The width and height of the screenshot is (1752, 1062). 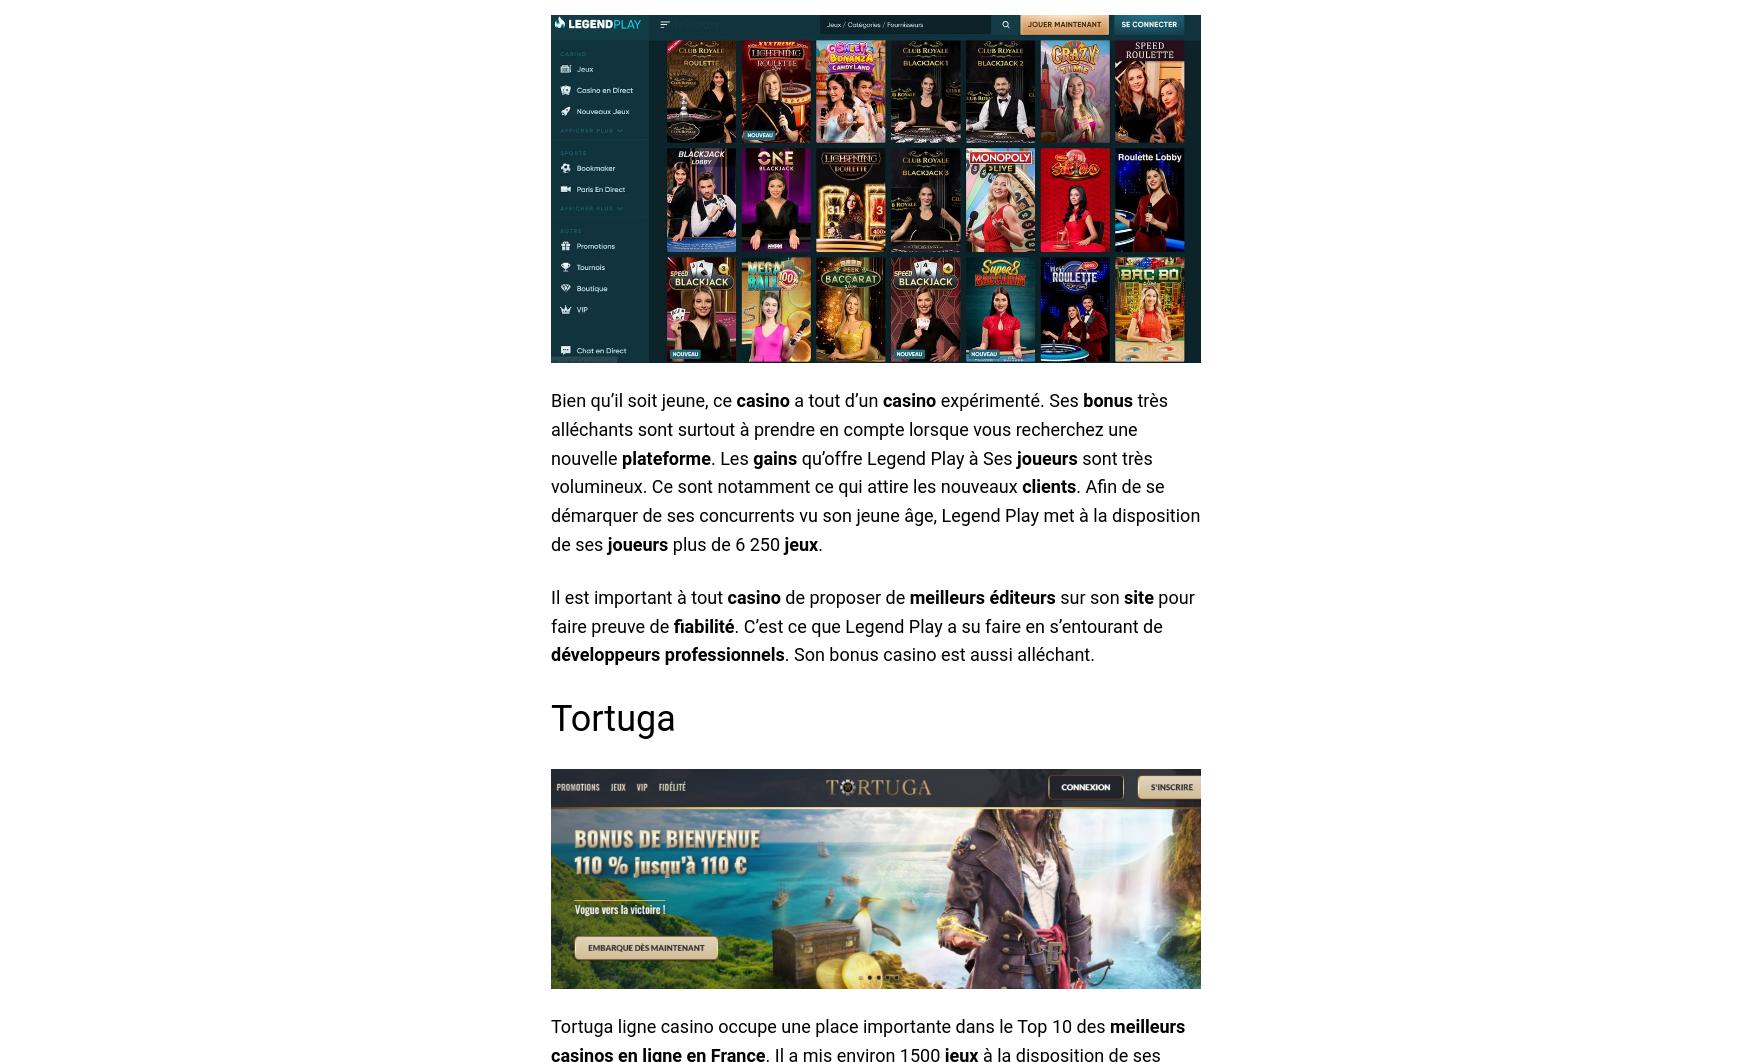 I want to click on '. Afin de se démarquer de ses concurrents vu son jeune âge, Legend Play met à la disposition de ses', so click(x=874, y=513).